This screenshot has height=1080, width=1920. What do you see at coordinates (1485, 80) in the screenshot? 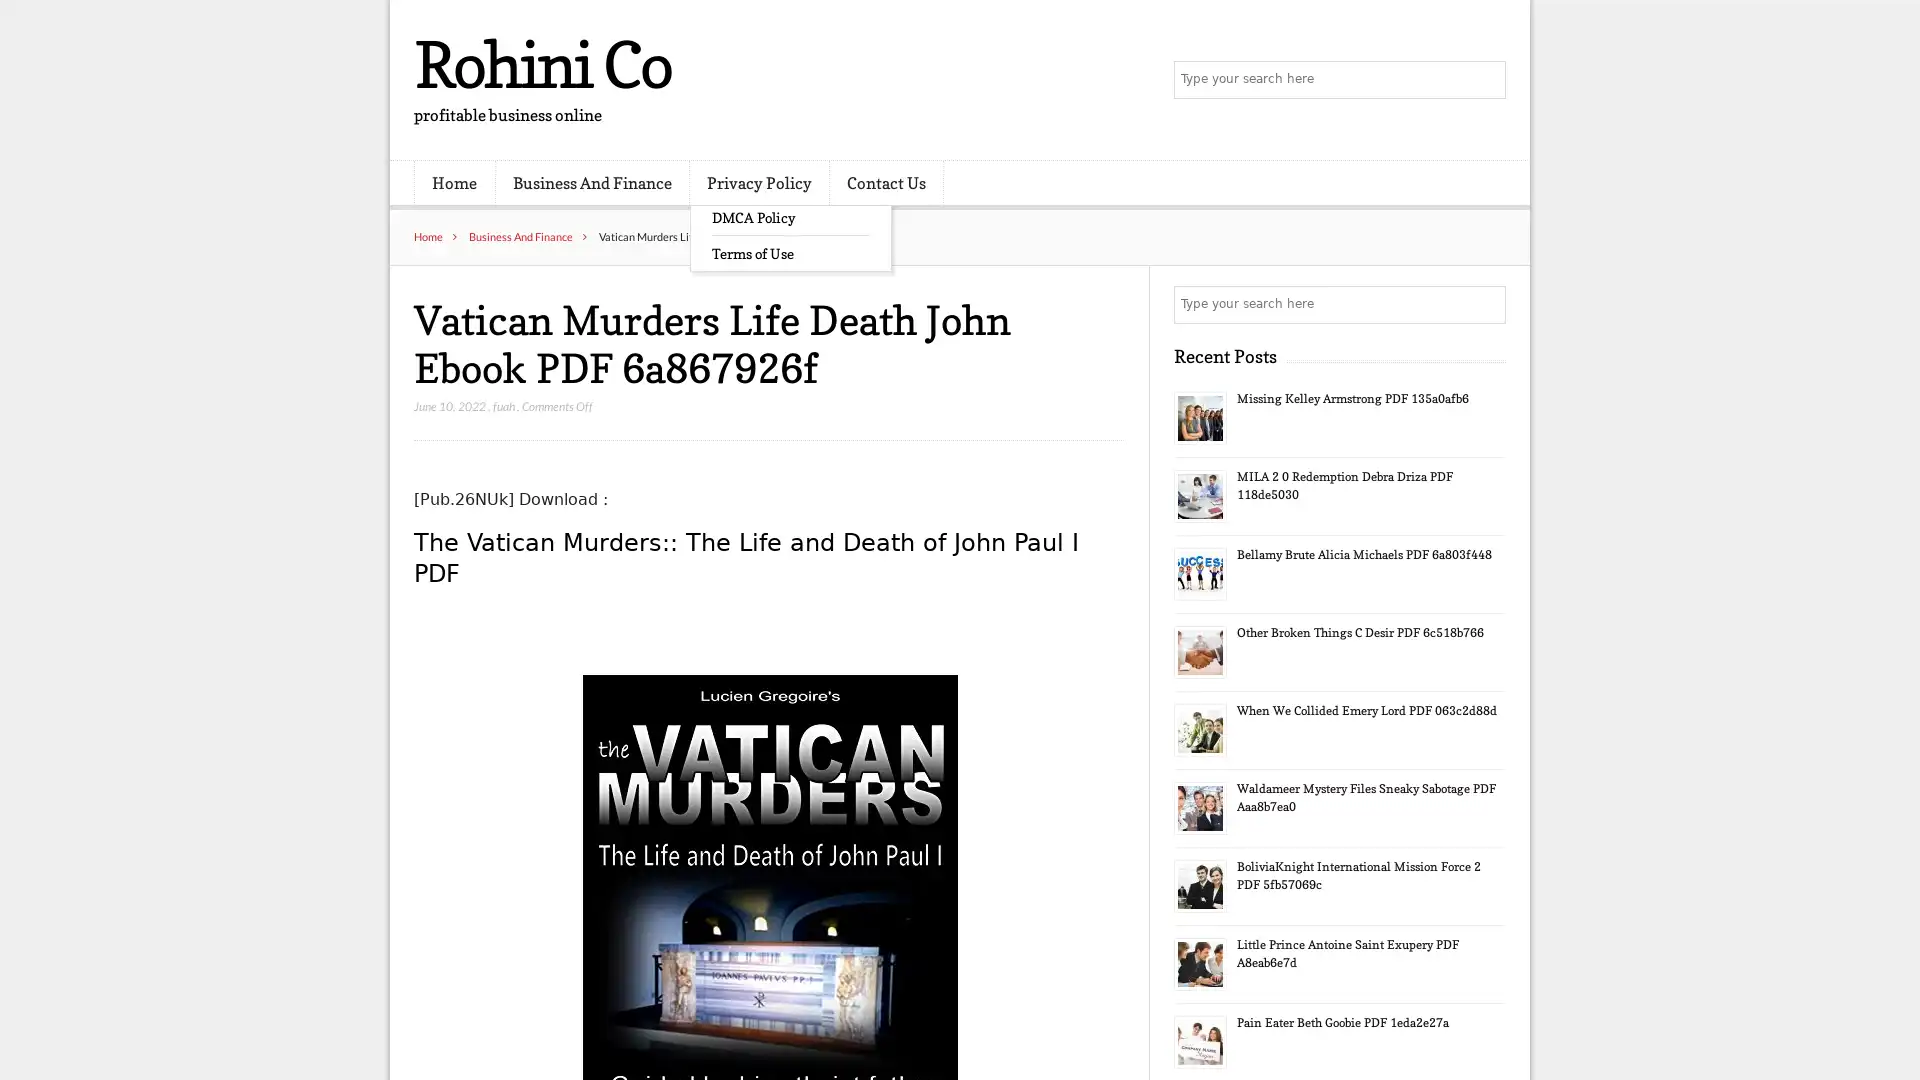
I see `Search` at bounding box center [1485, 80].